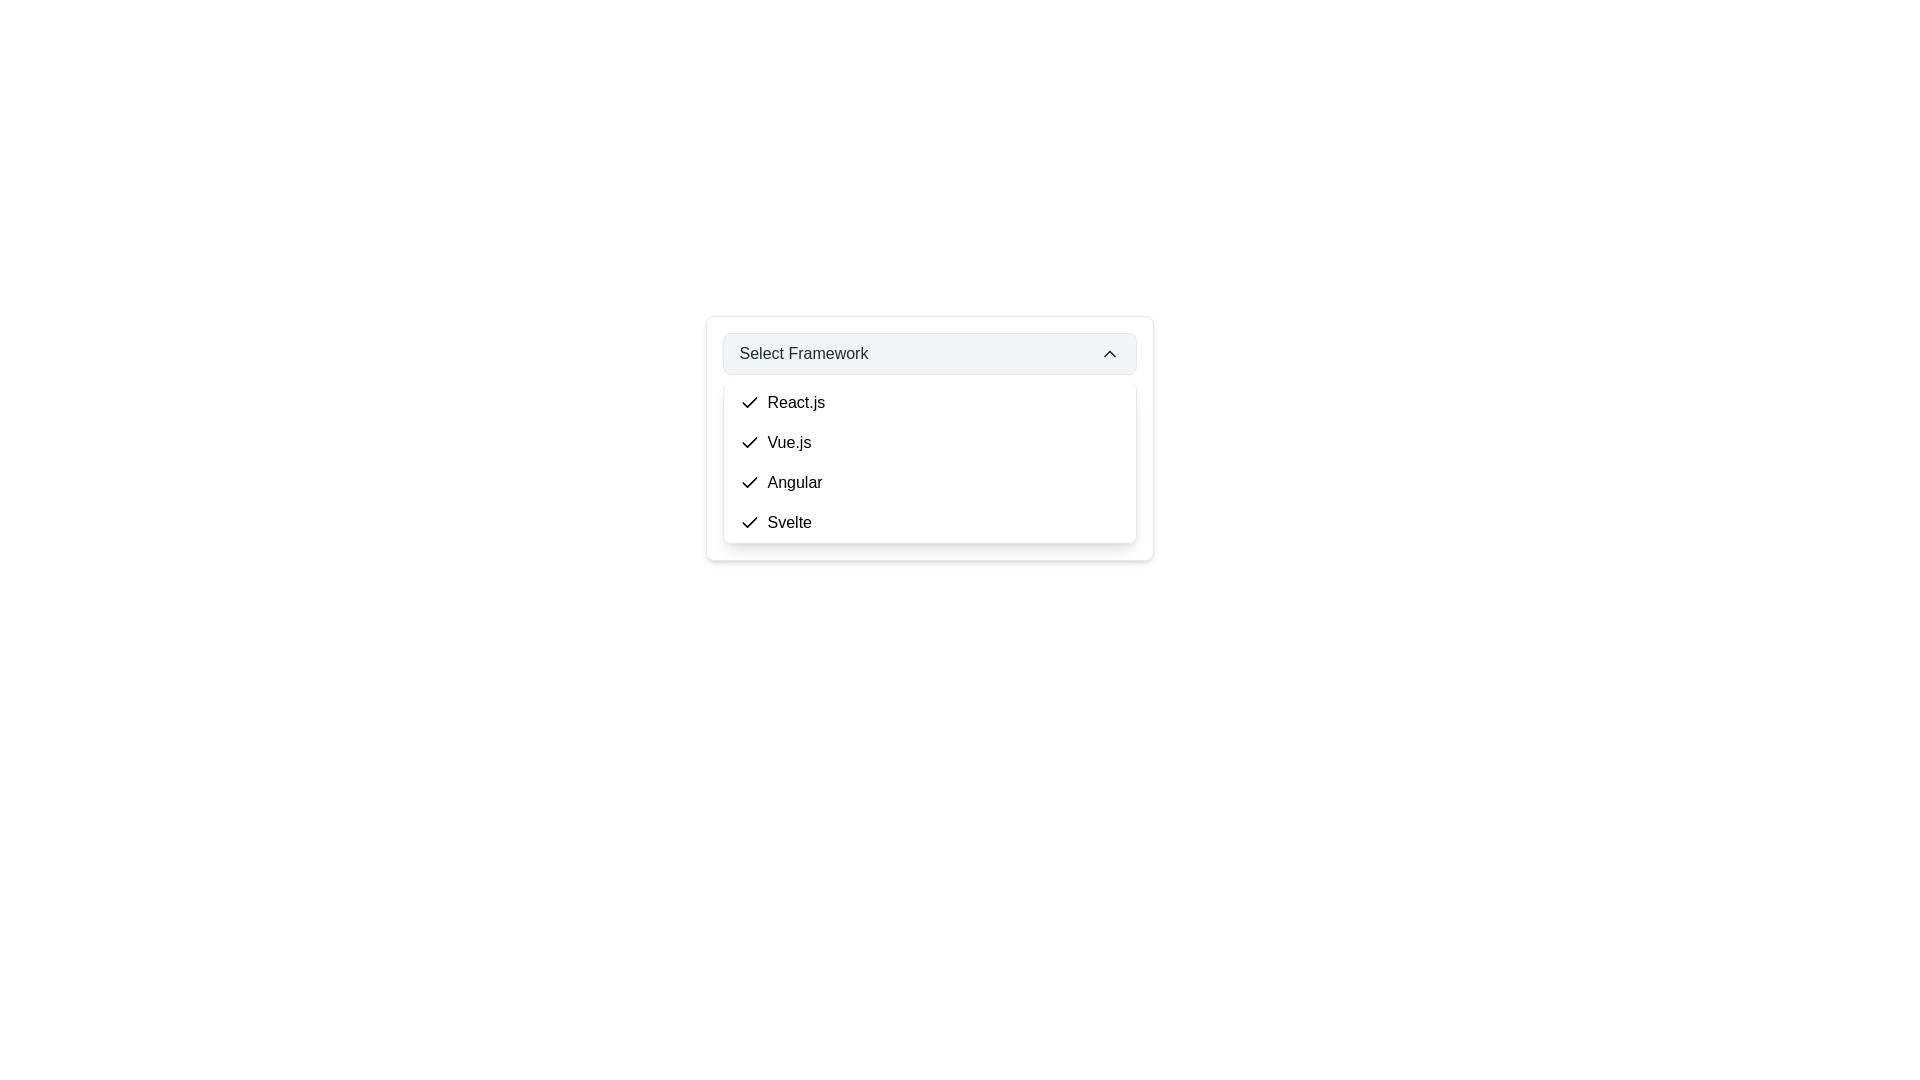 This screenshot has height=1080, width=1920. I want to click on the list item labeled 'React.js' in the dropdown menu, so click(928, 402).